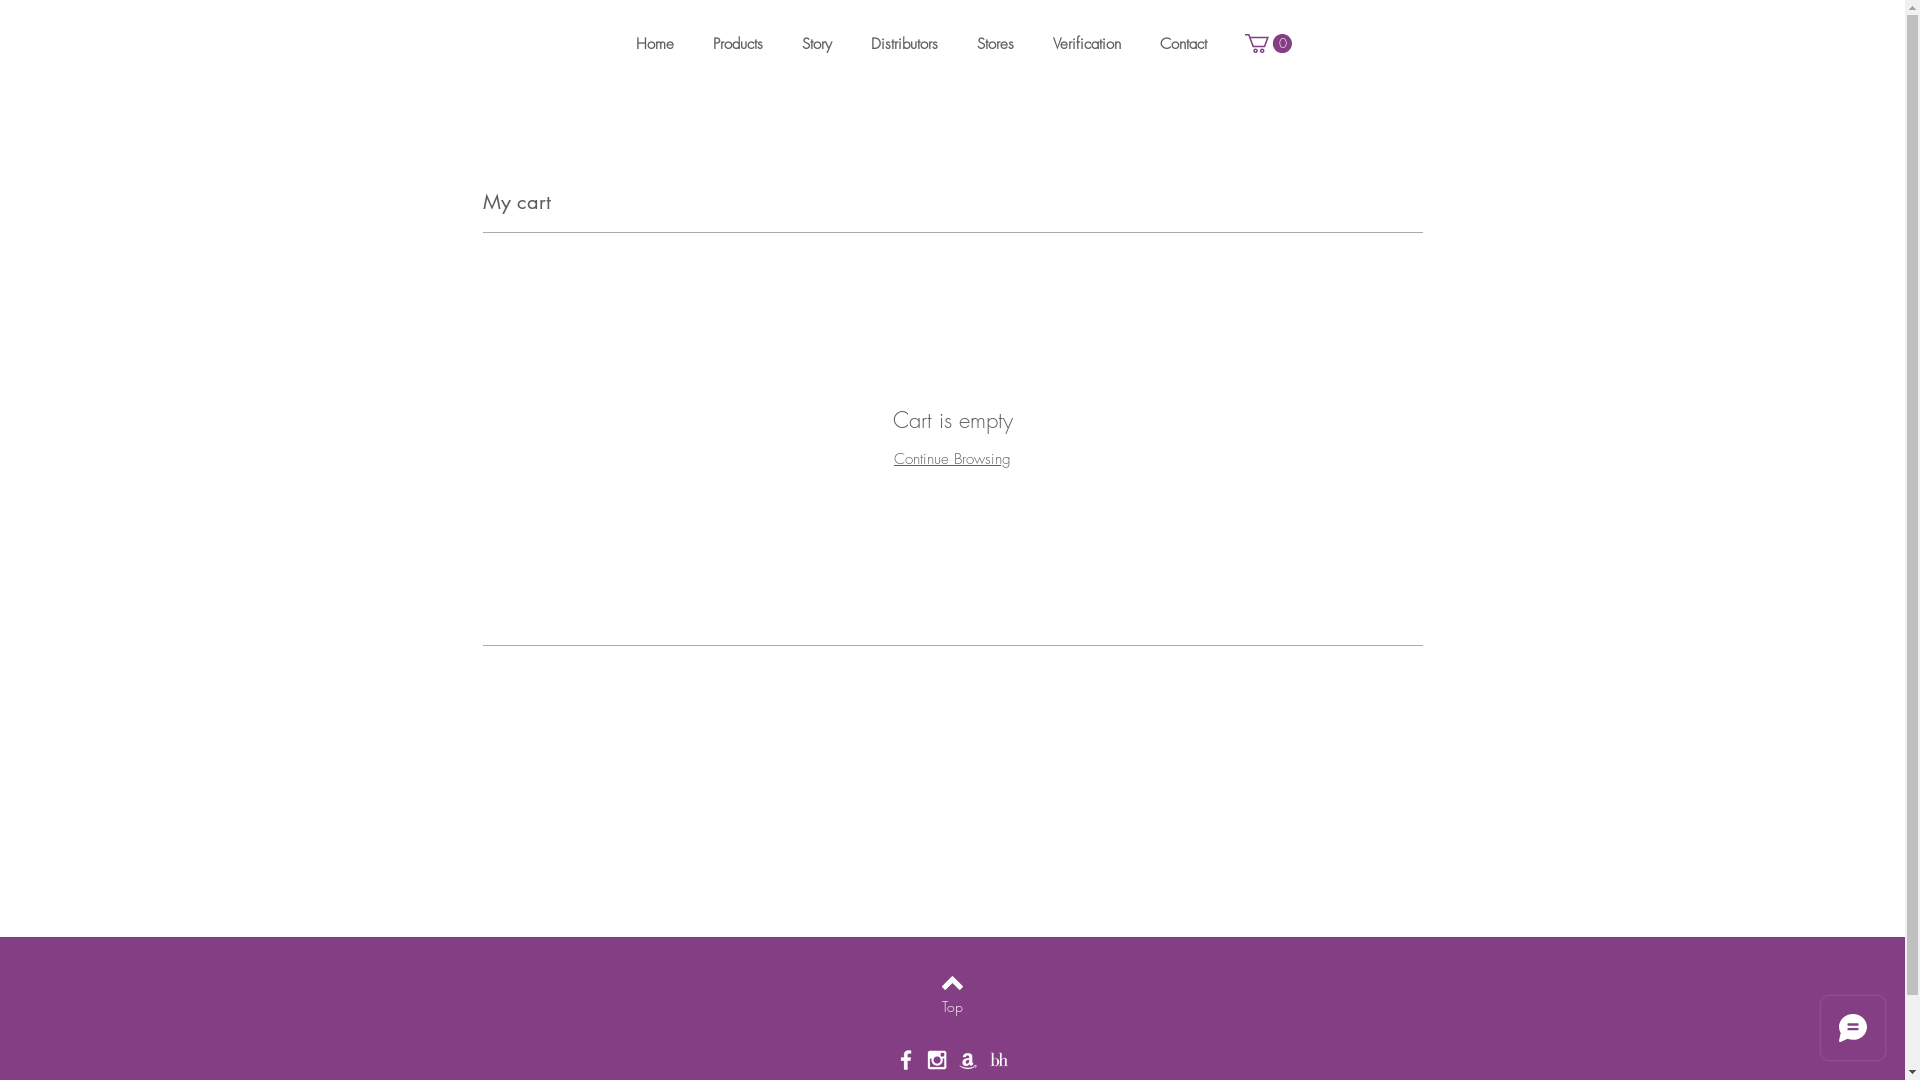  I want to click on 'Continue Browsing', so click(951, 459).